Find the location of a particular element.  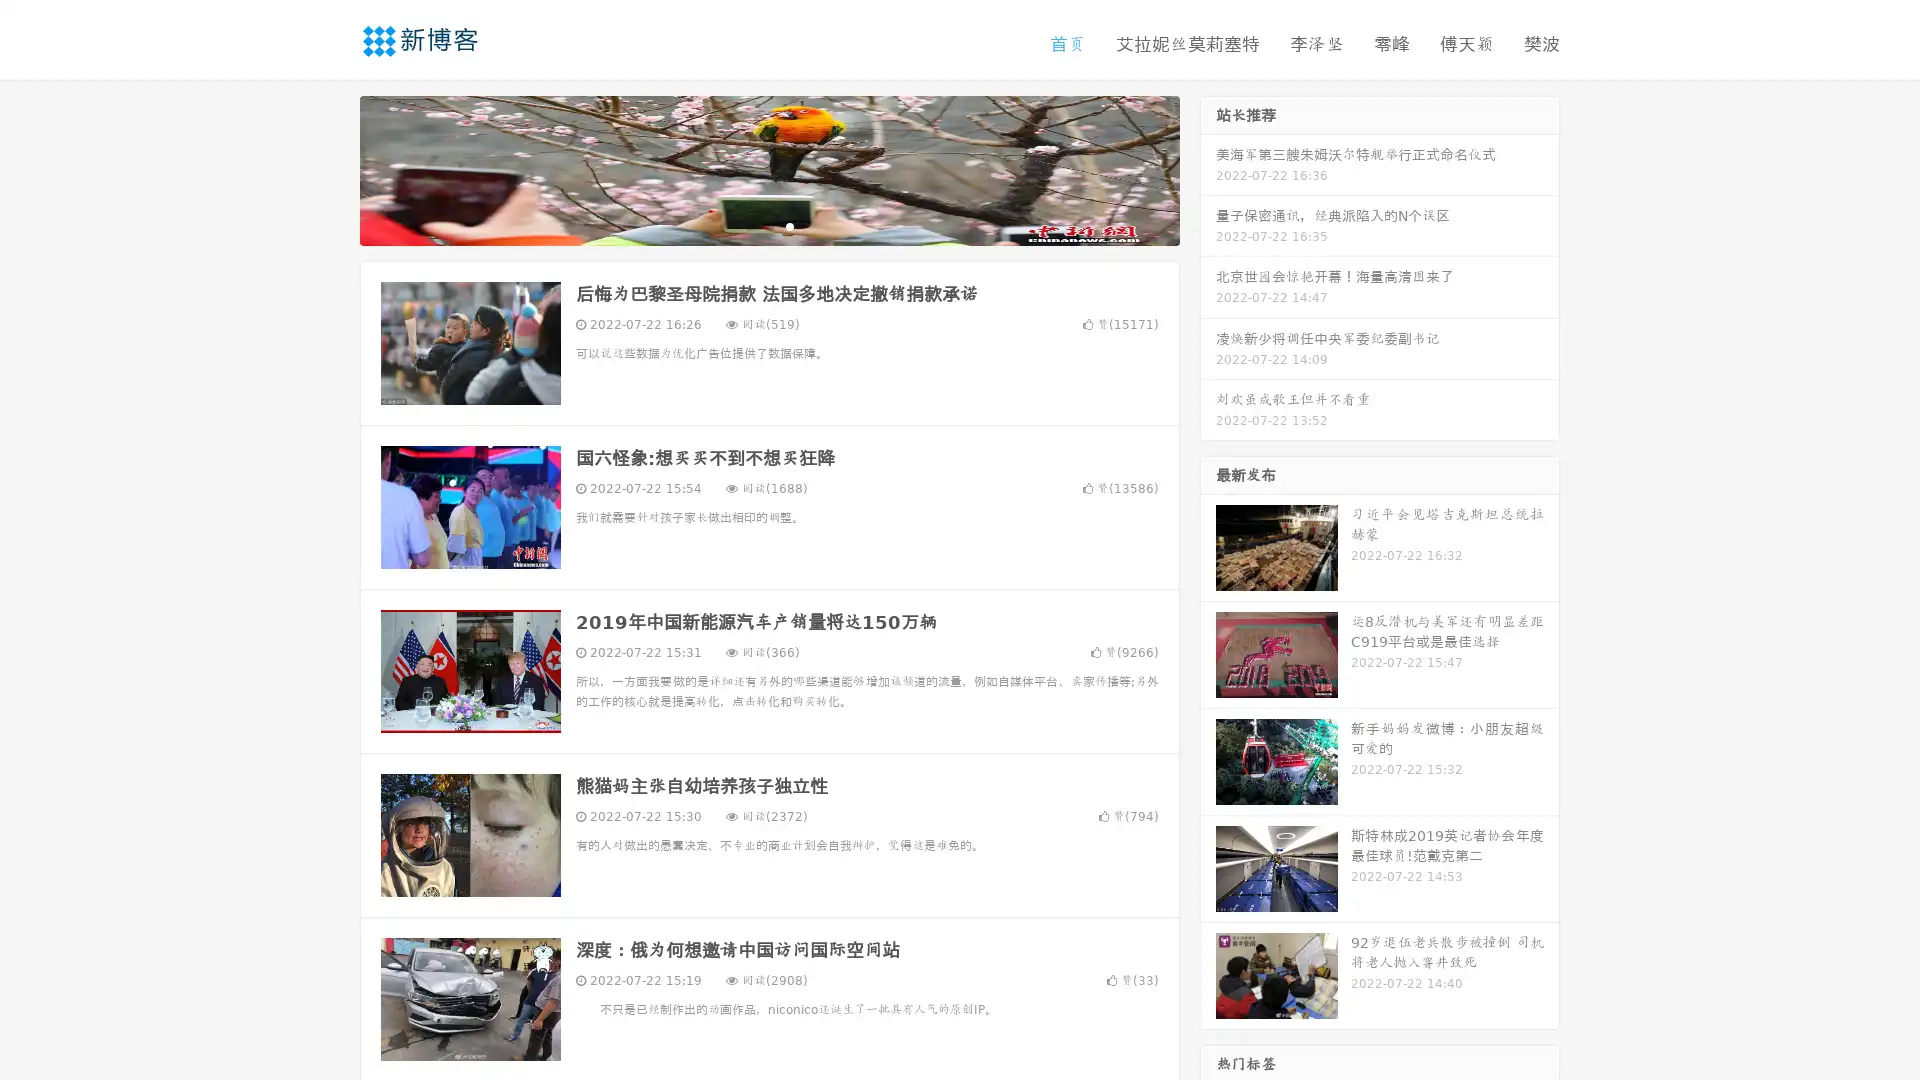

Previous slide is located at coordinates (330, 168).